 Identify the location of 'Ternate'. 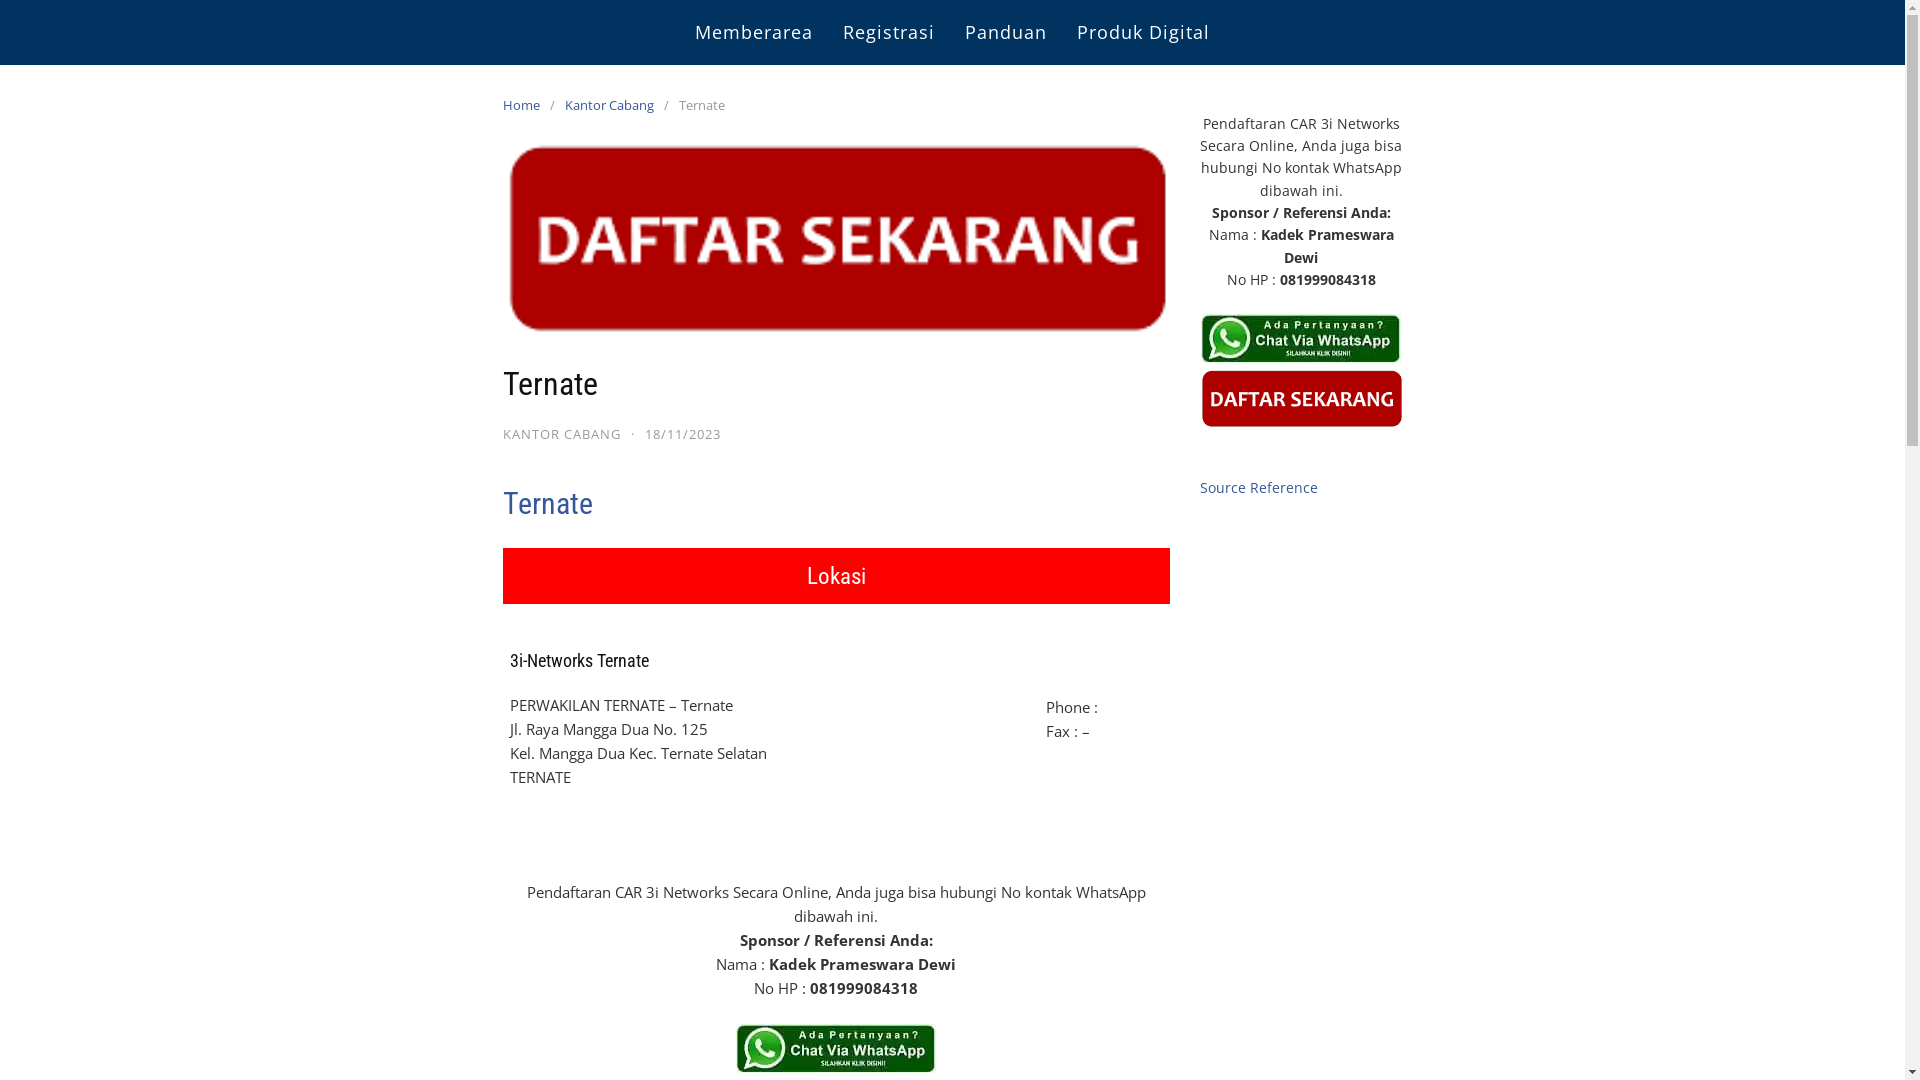
(547, 502).